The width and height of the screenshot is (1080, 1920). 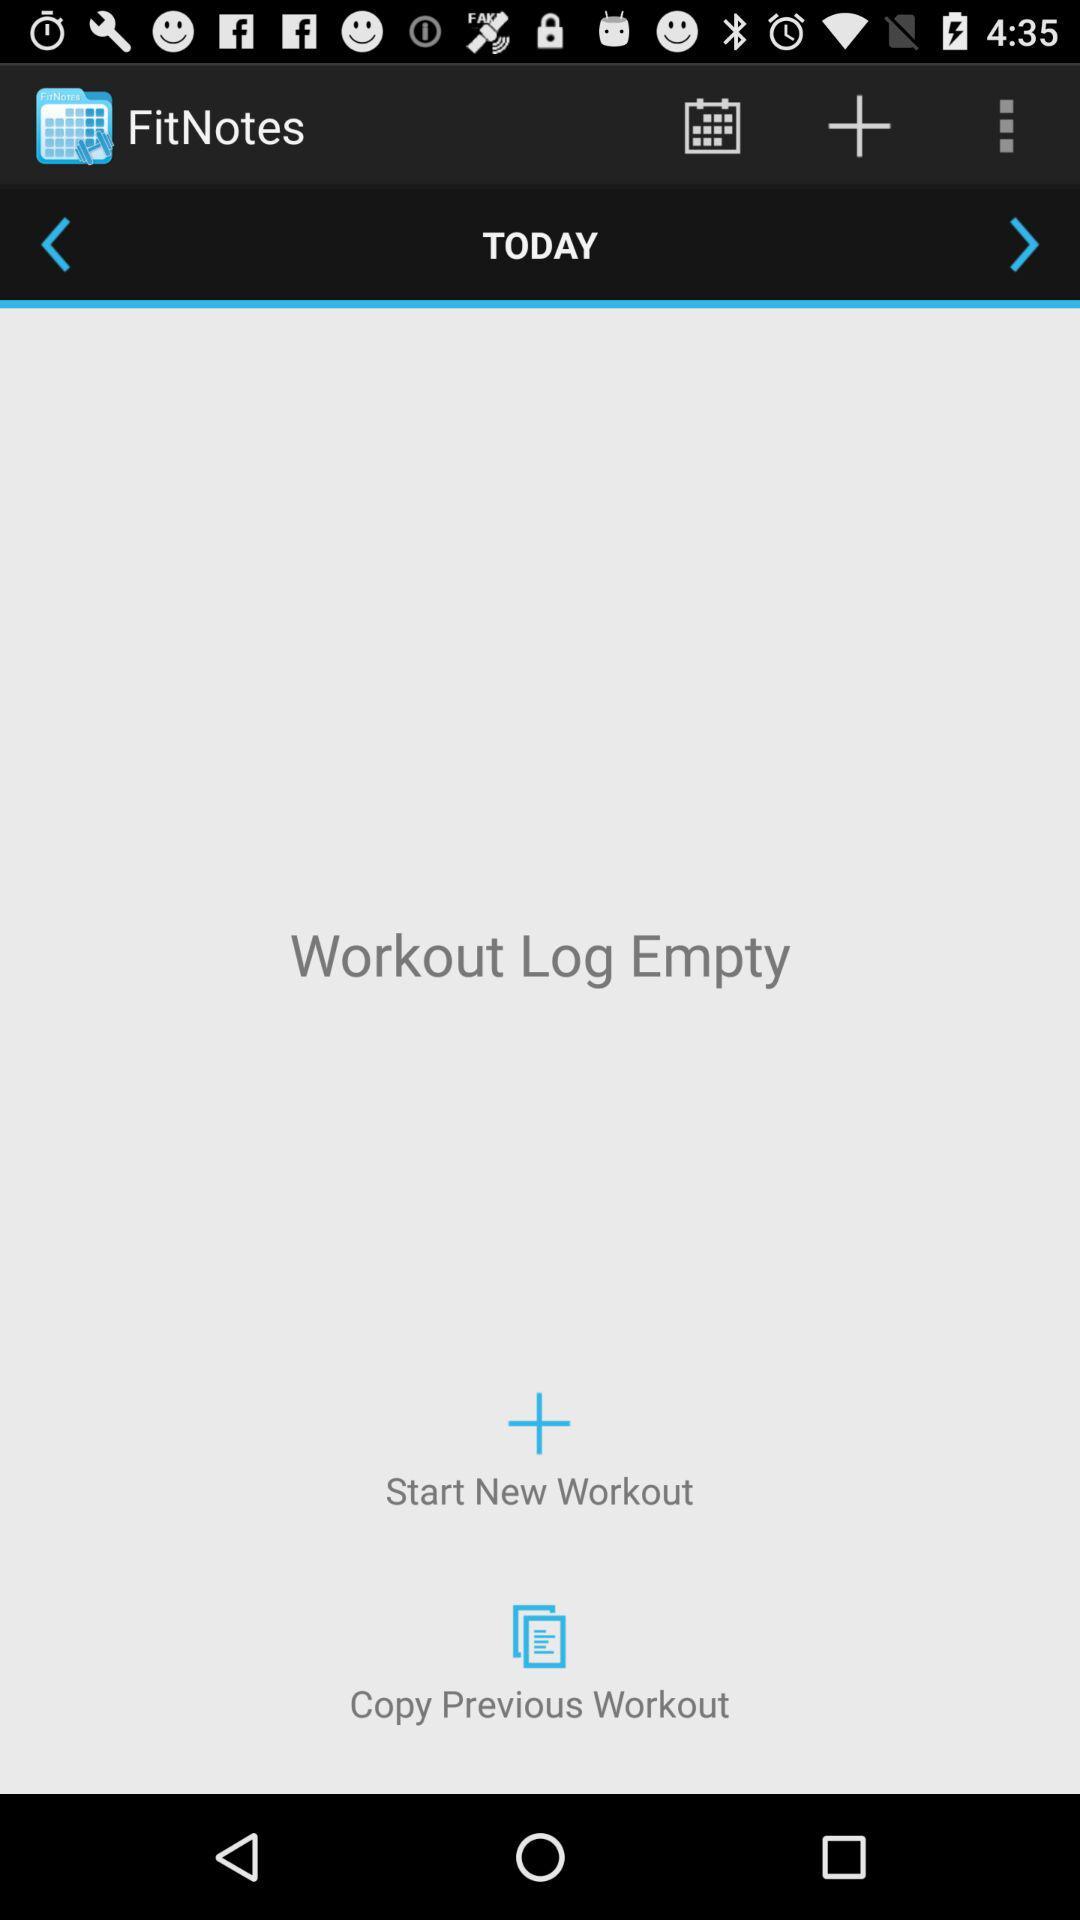 I want to click on icon below the workout log empty icon, so click(x=538, y=1448).